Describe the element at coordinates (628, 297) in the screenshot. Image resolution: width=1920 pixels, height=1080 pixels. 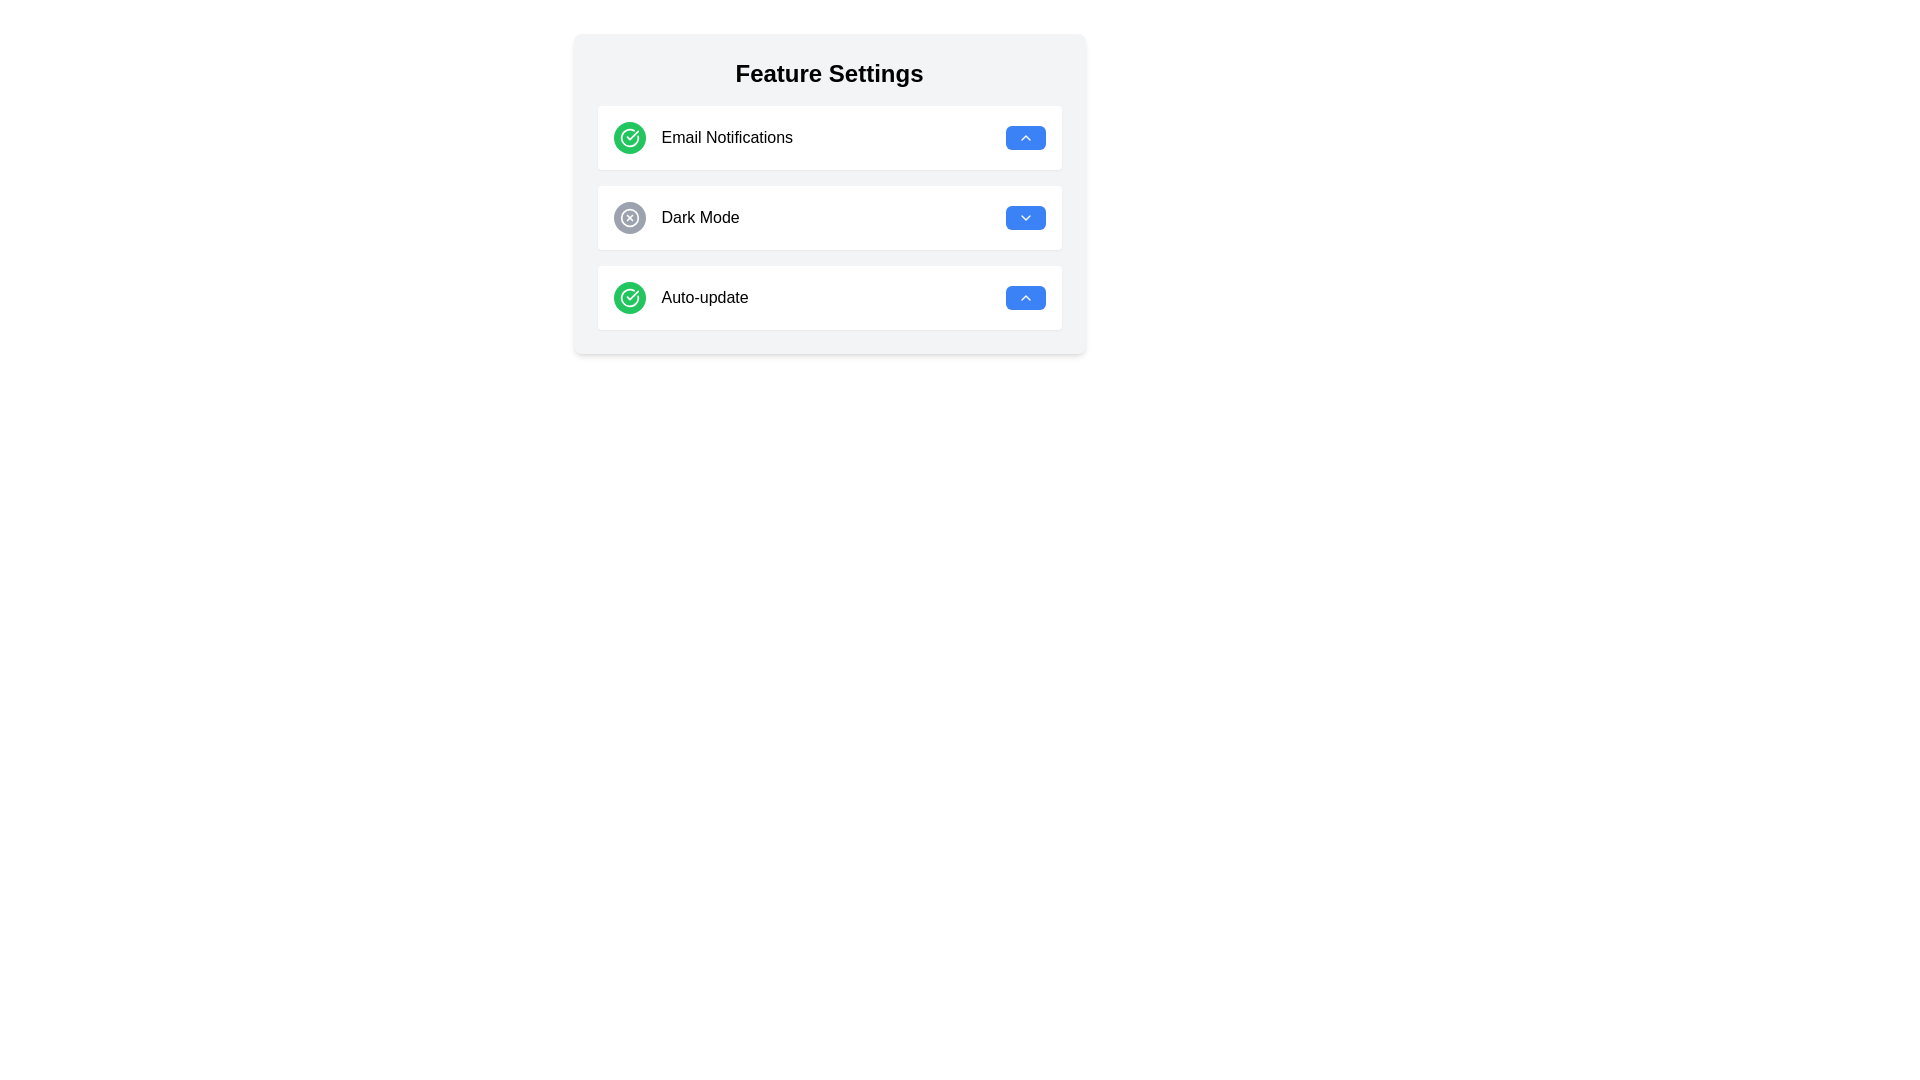
I see `the curved segment of the circular checkmark within the SVG icon next to the 'Auto-update' text` at that location.